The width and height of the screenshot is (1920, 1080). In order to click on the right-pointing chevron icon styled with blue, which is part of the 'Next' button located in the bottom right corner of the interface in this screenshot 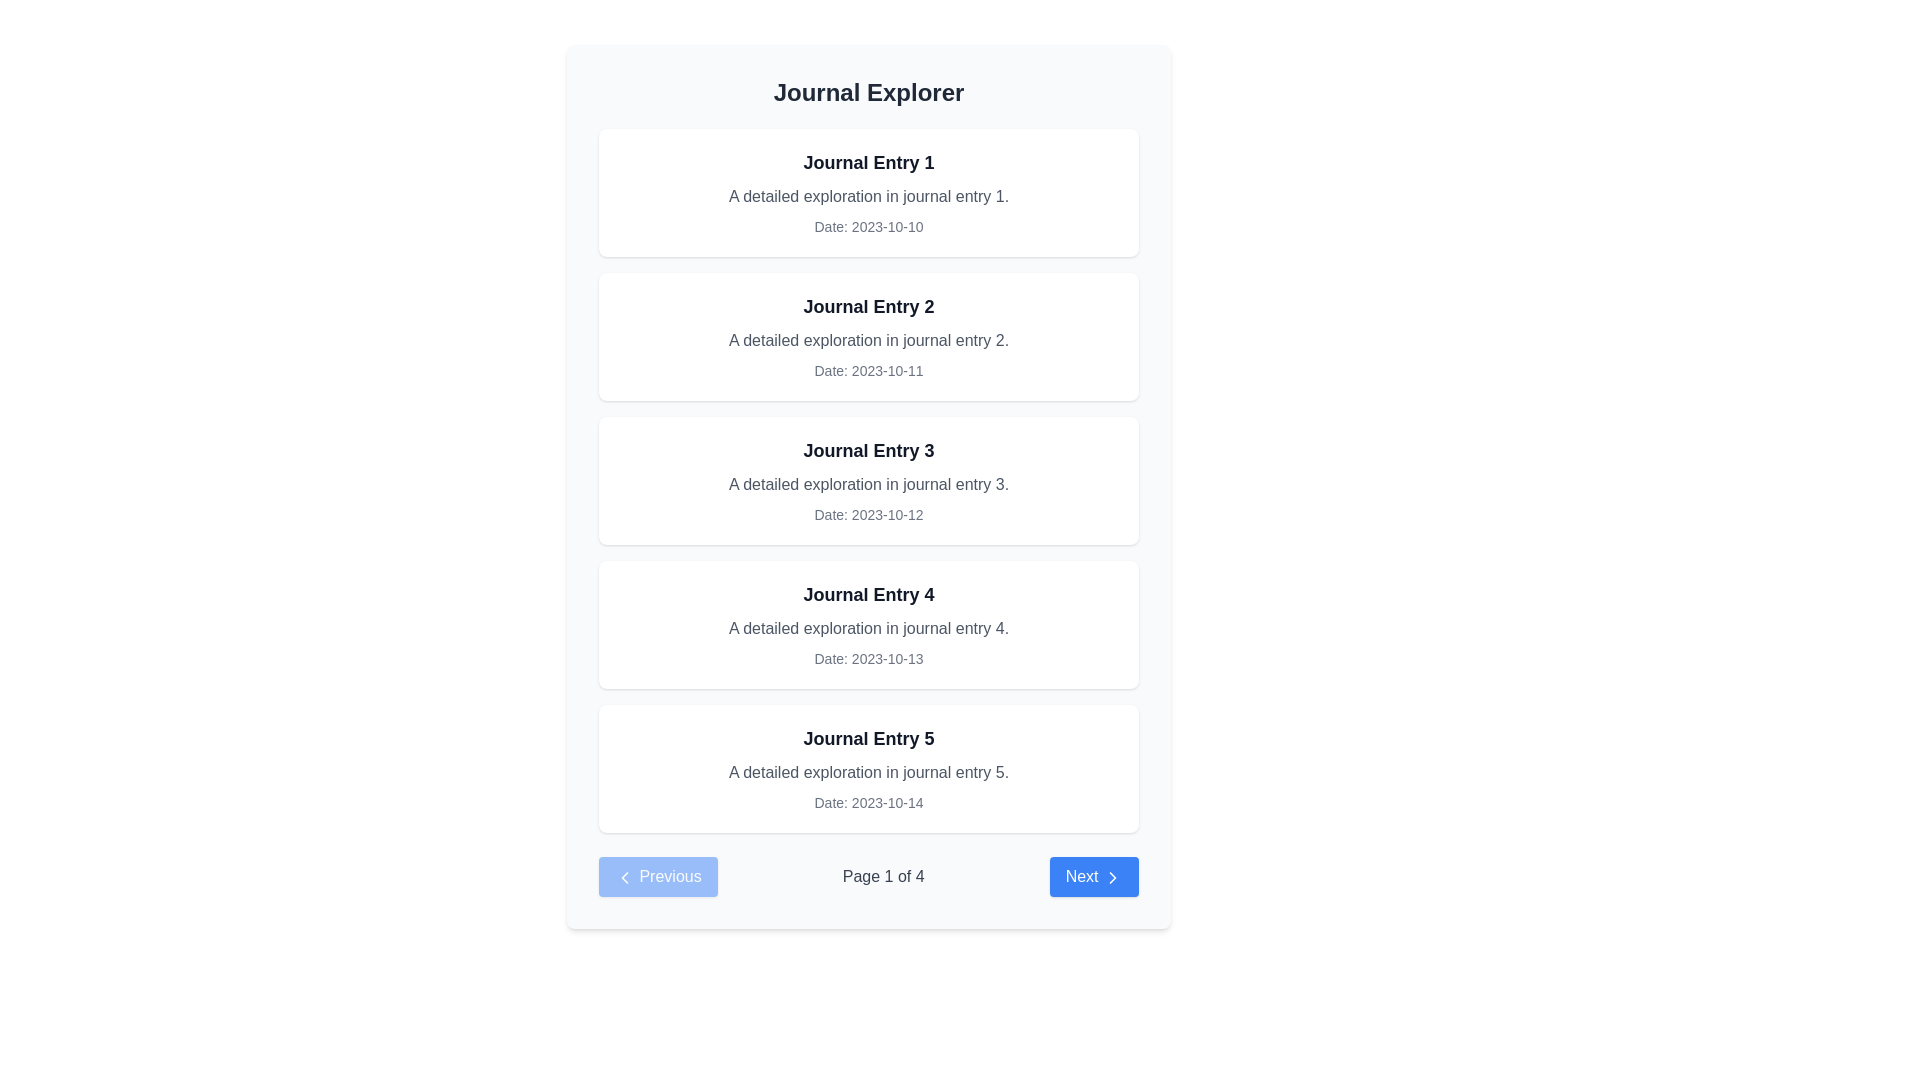, I will do `click(1112, 875)`.